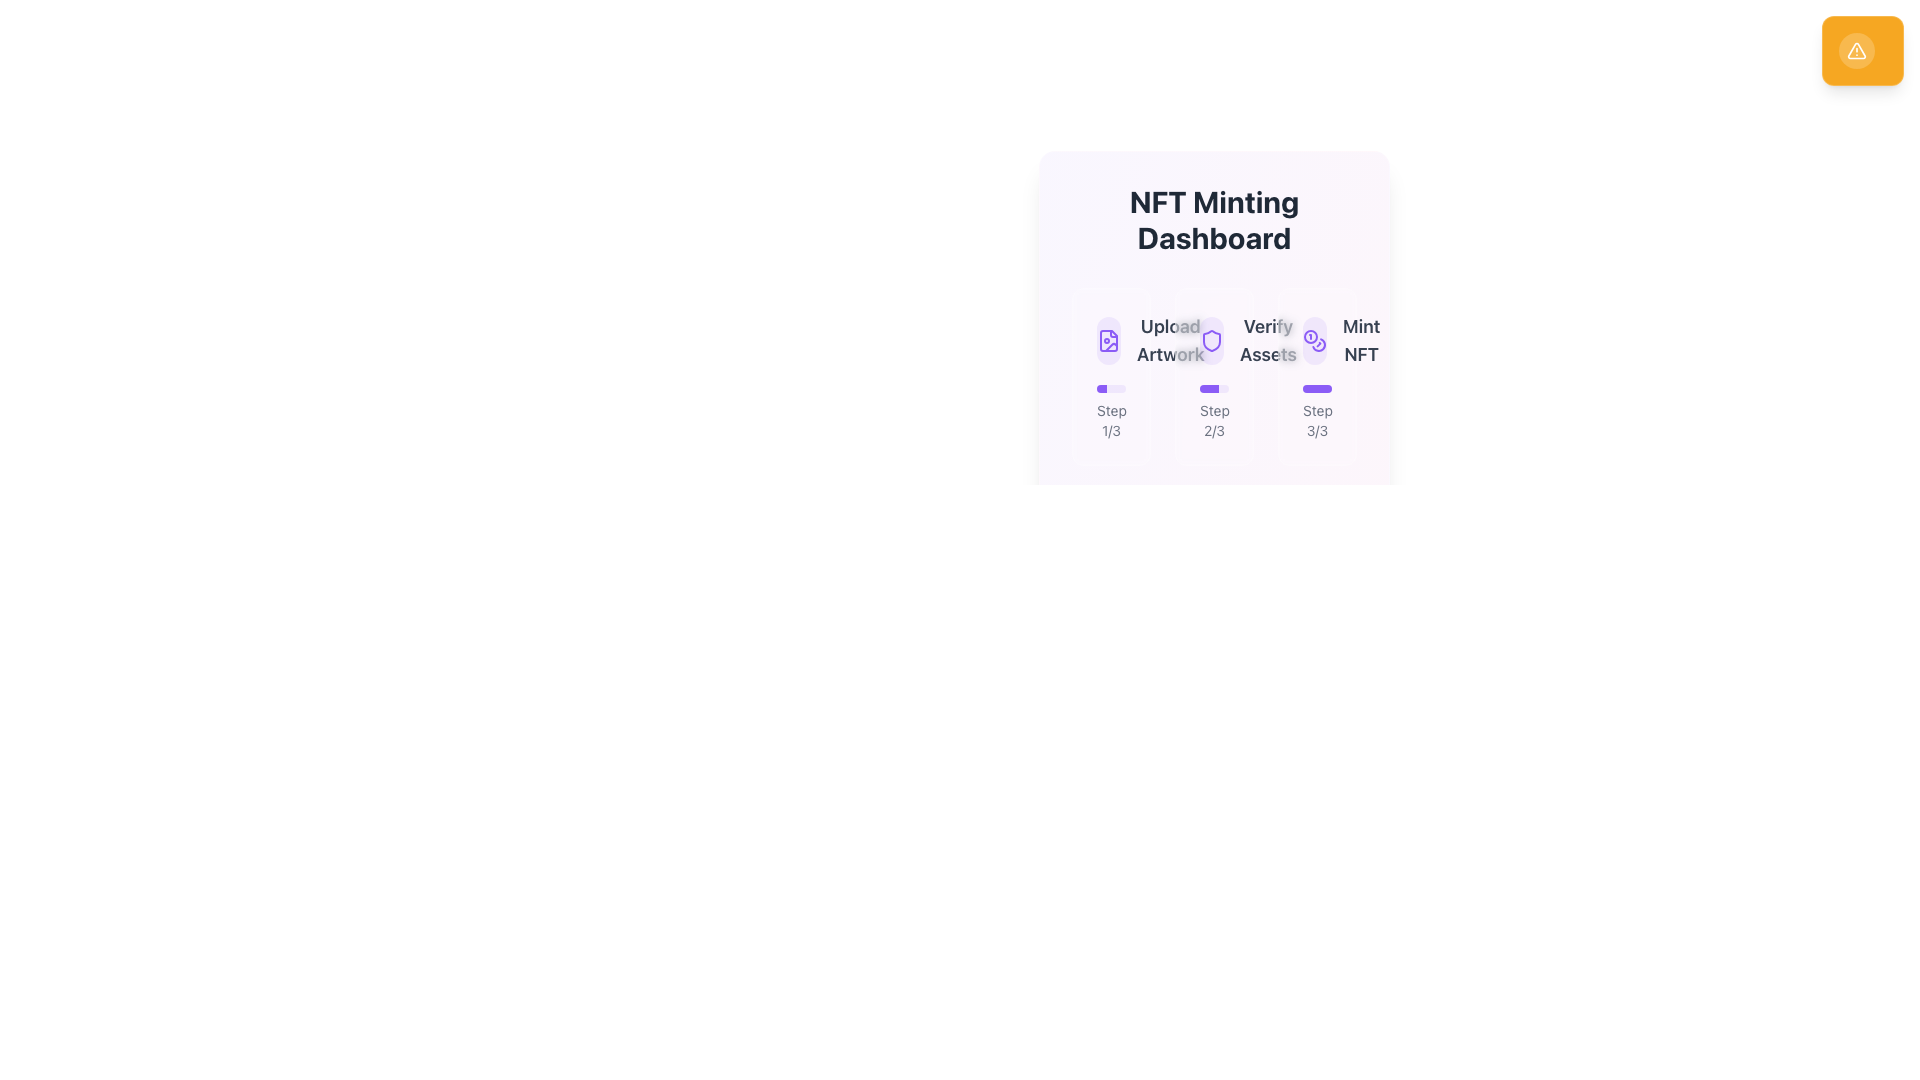 The image size is (1920, 1080). I want to click on the first icon representing a file with an image, styled in a circular violet background, located in the 'NFT Minting Dashboard' section, so click(1110, 339).